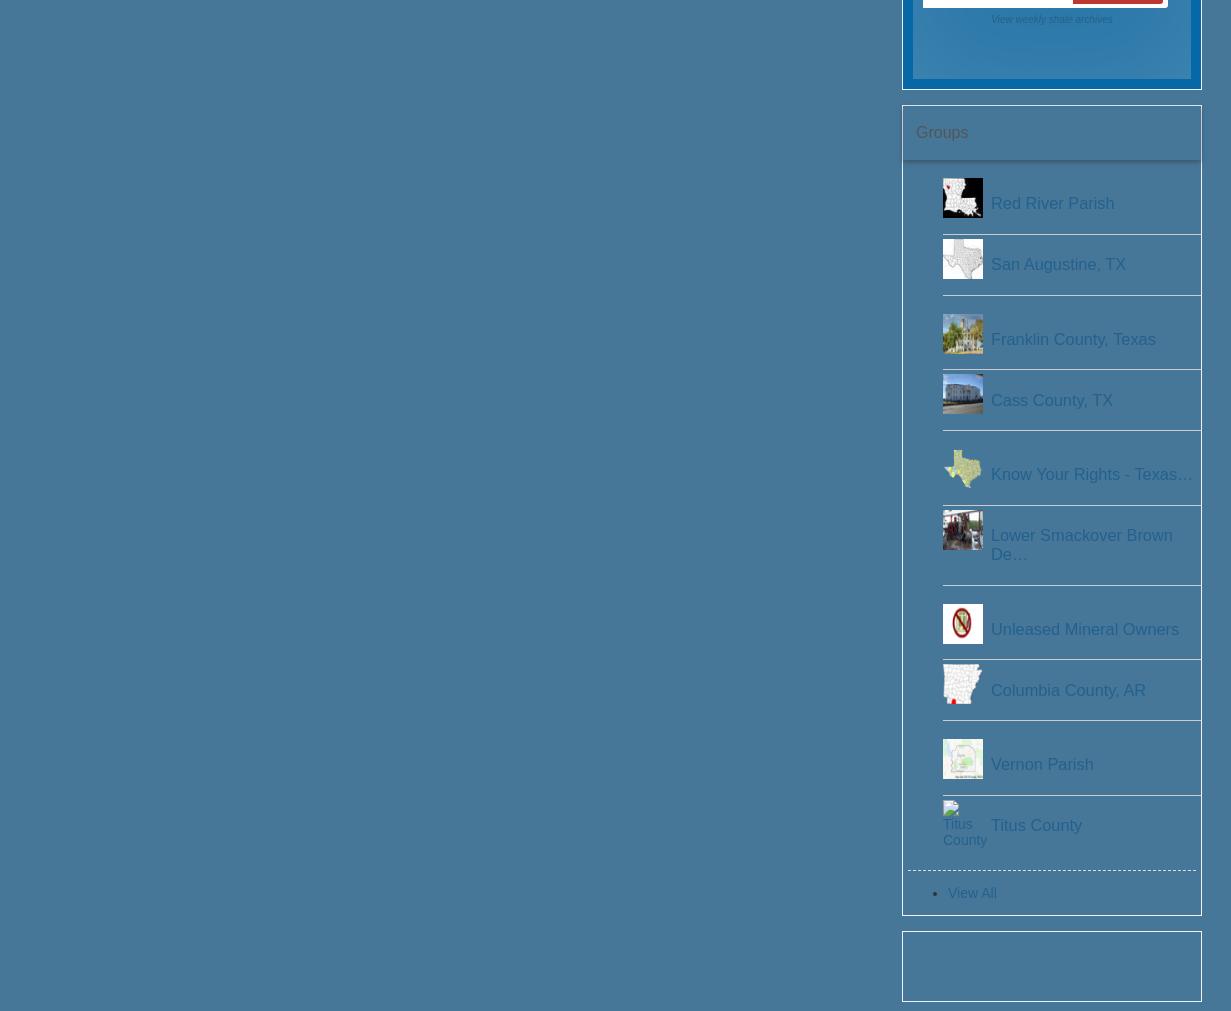 Image resolution: width=1231 pixels, height=1011 pixels. I want to click on 'Lower Smackover Brown De…', so click(1080, 544).